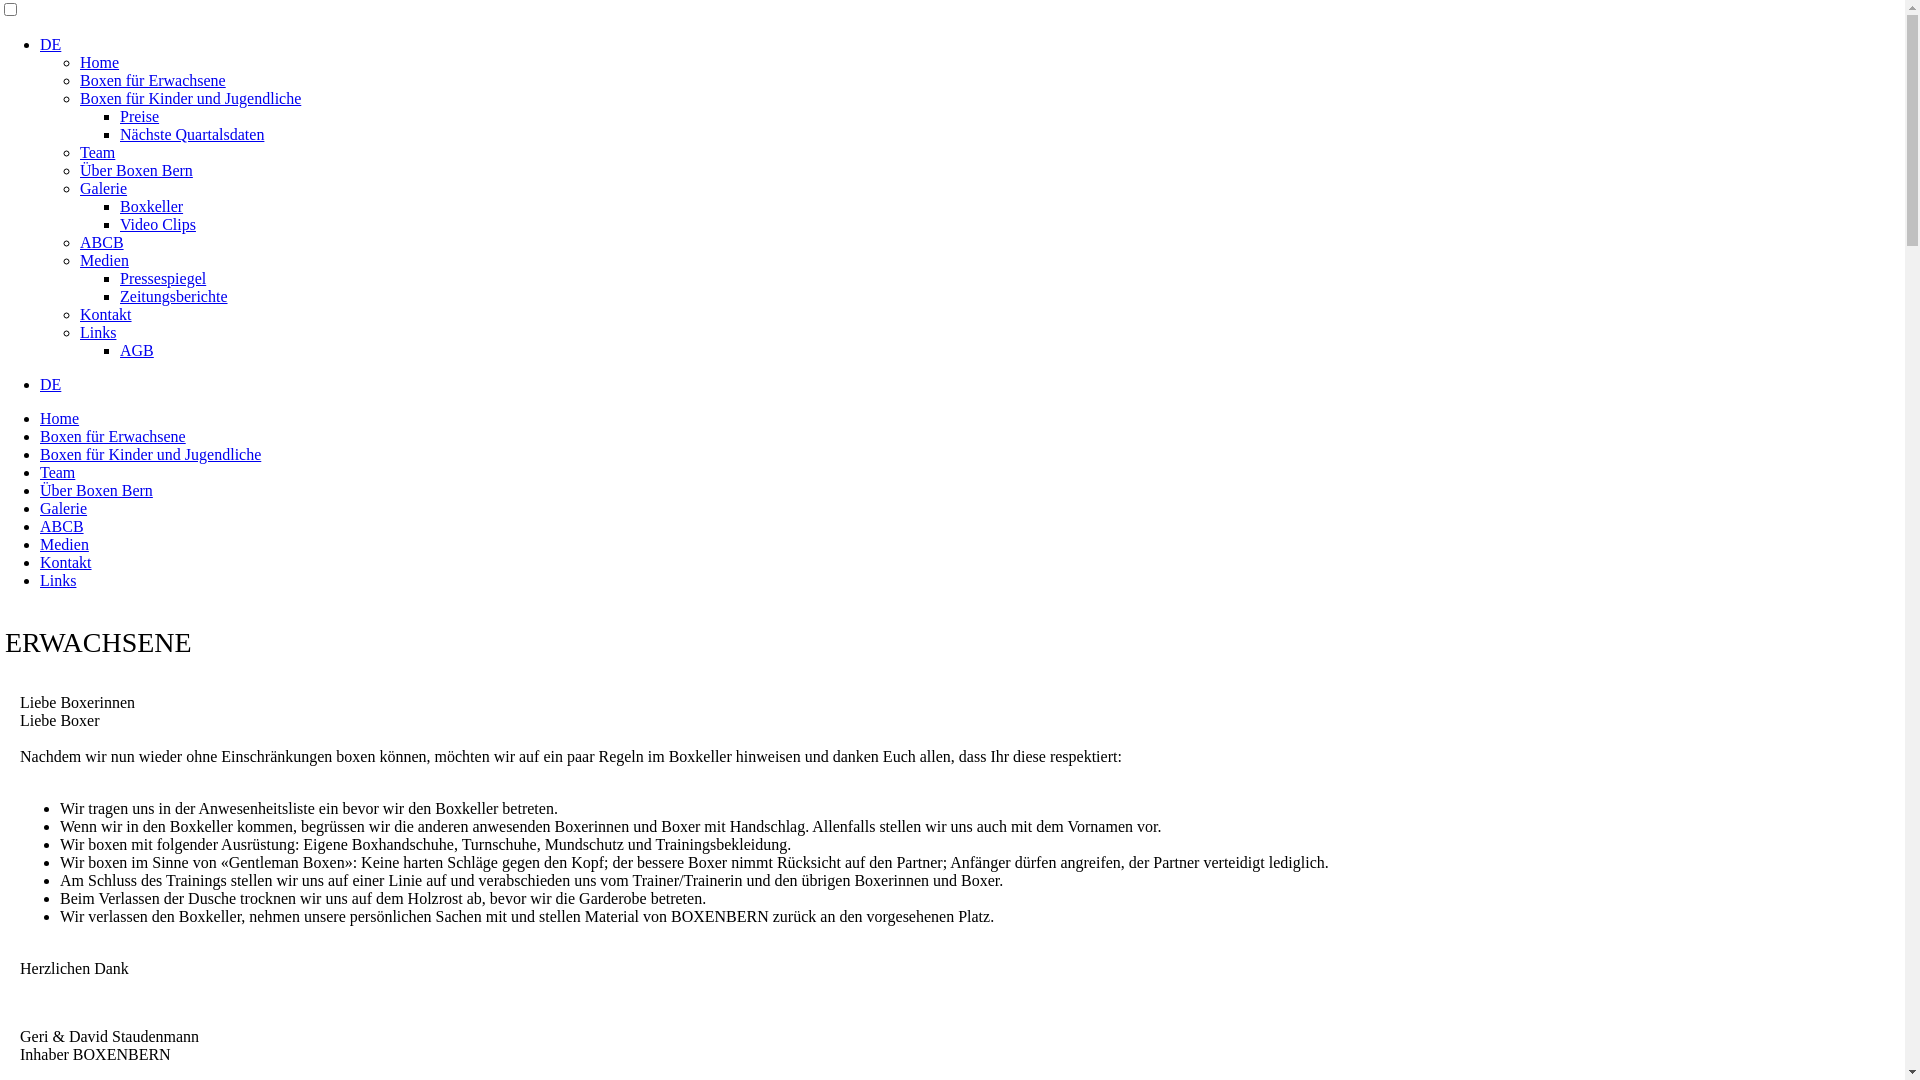 This screenshot has width=1920, height=1080. I want to click on 'Galerie', so click(80, 188).